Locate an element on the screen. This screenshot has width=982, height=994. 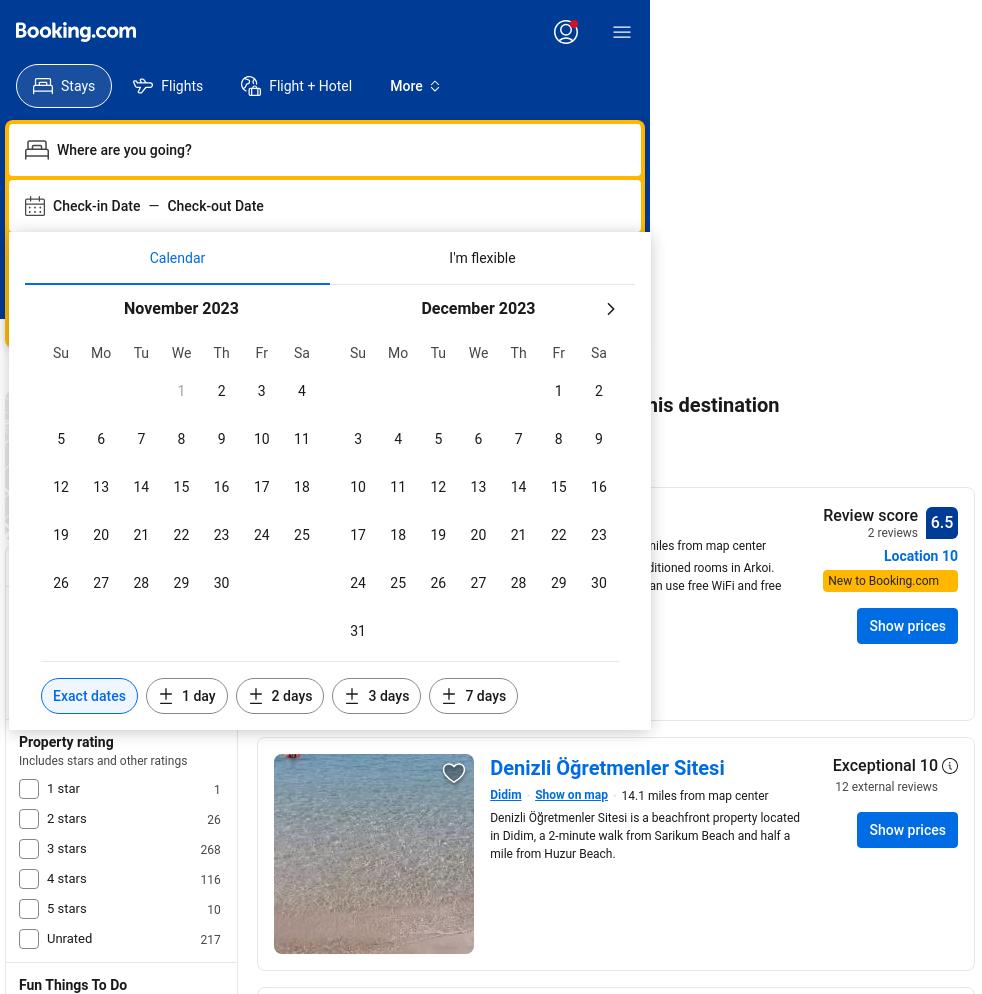
'116' is located at coordinates (208, 879).